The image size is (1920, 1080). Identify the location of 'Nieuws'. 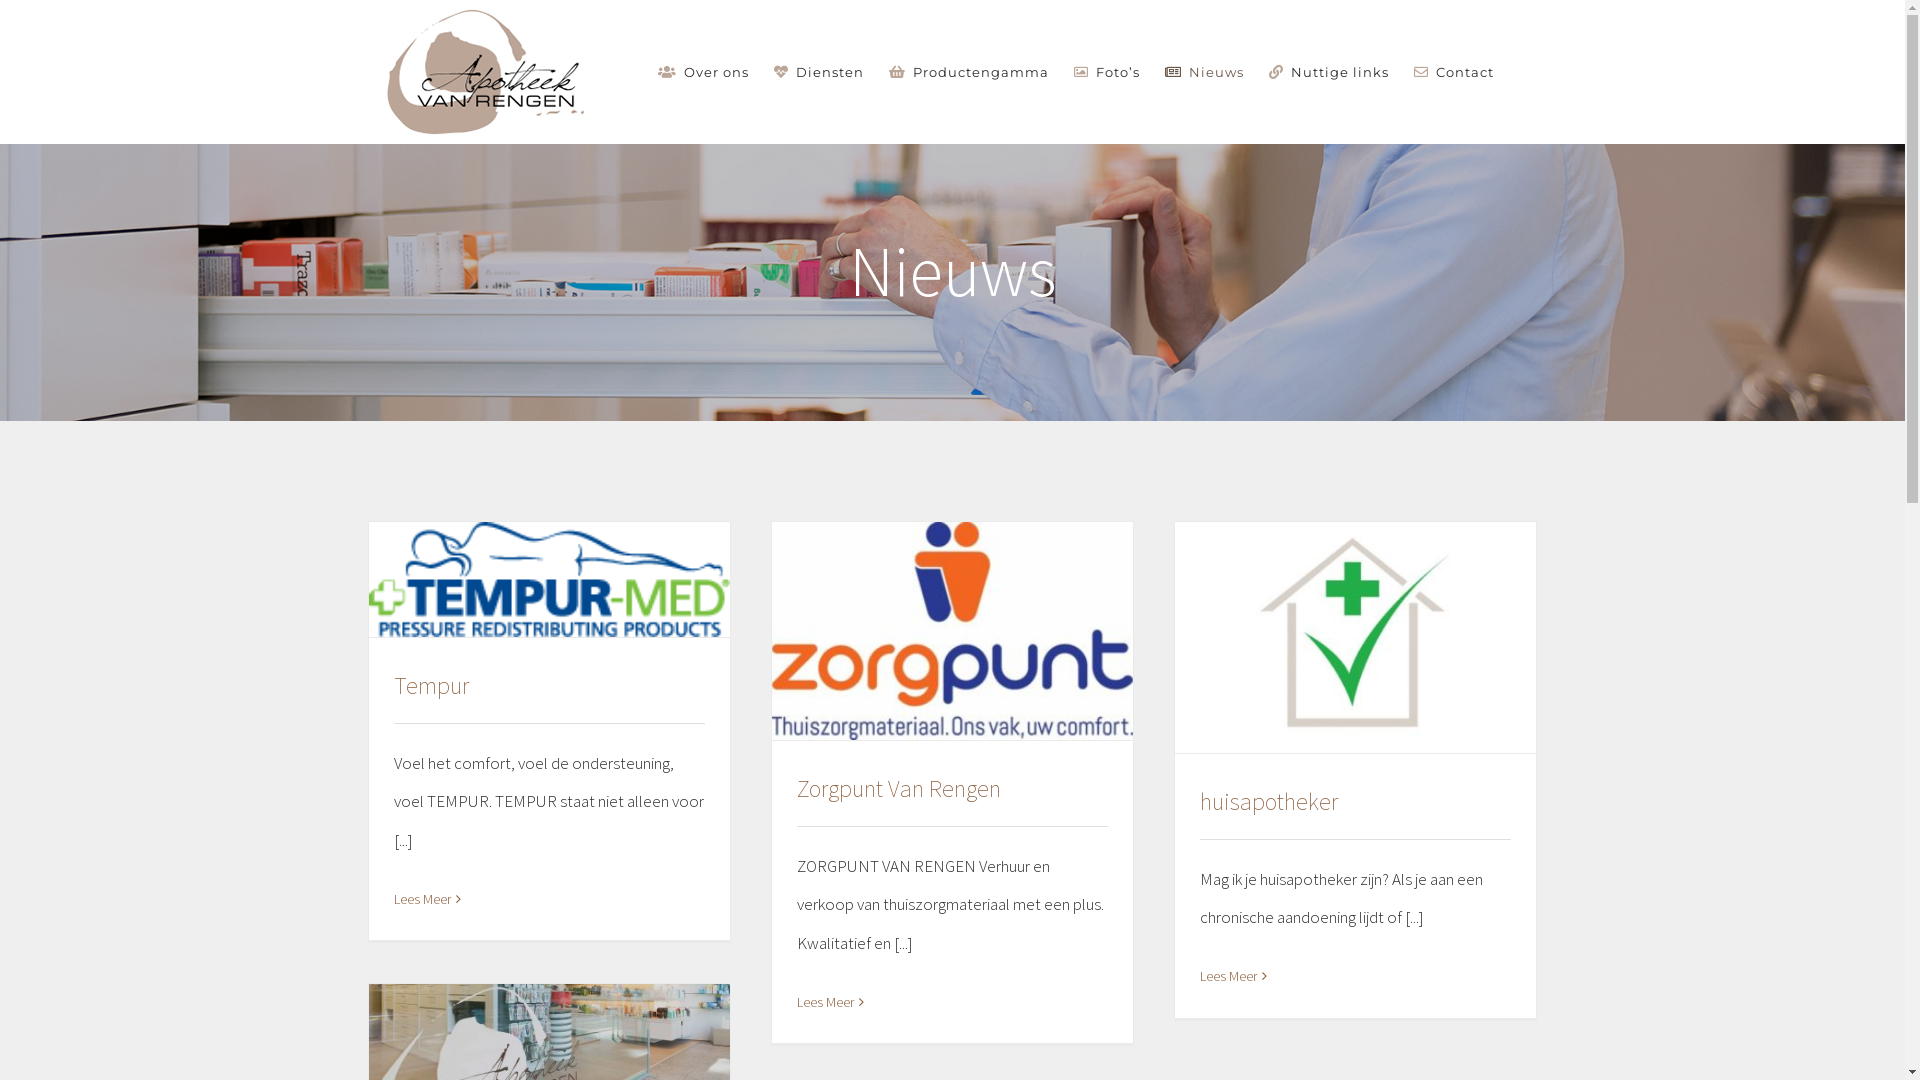
(1203, 71).